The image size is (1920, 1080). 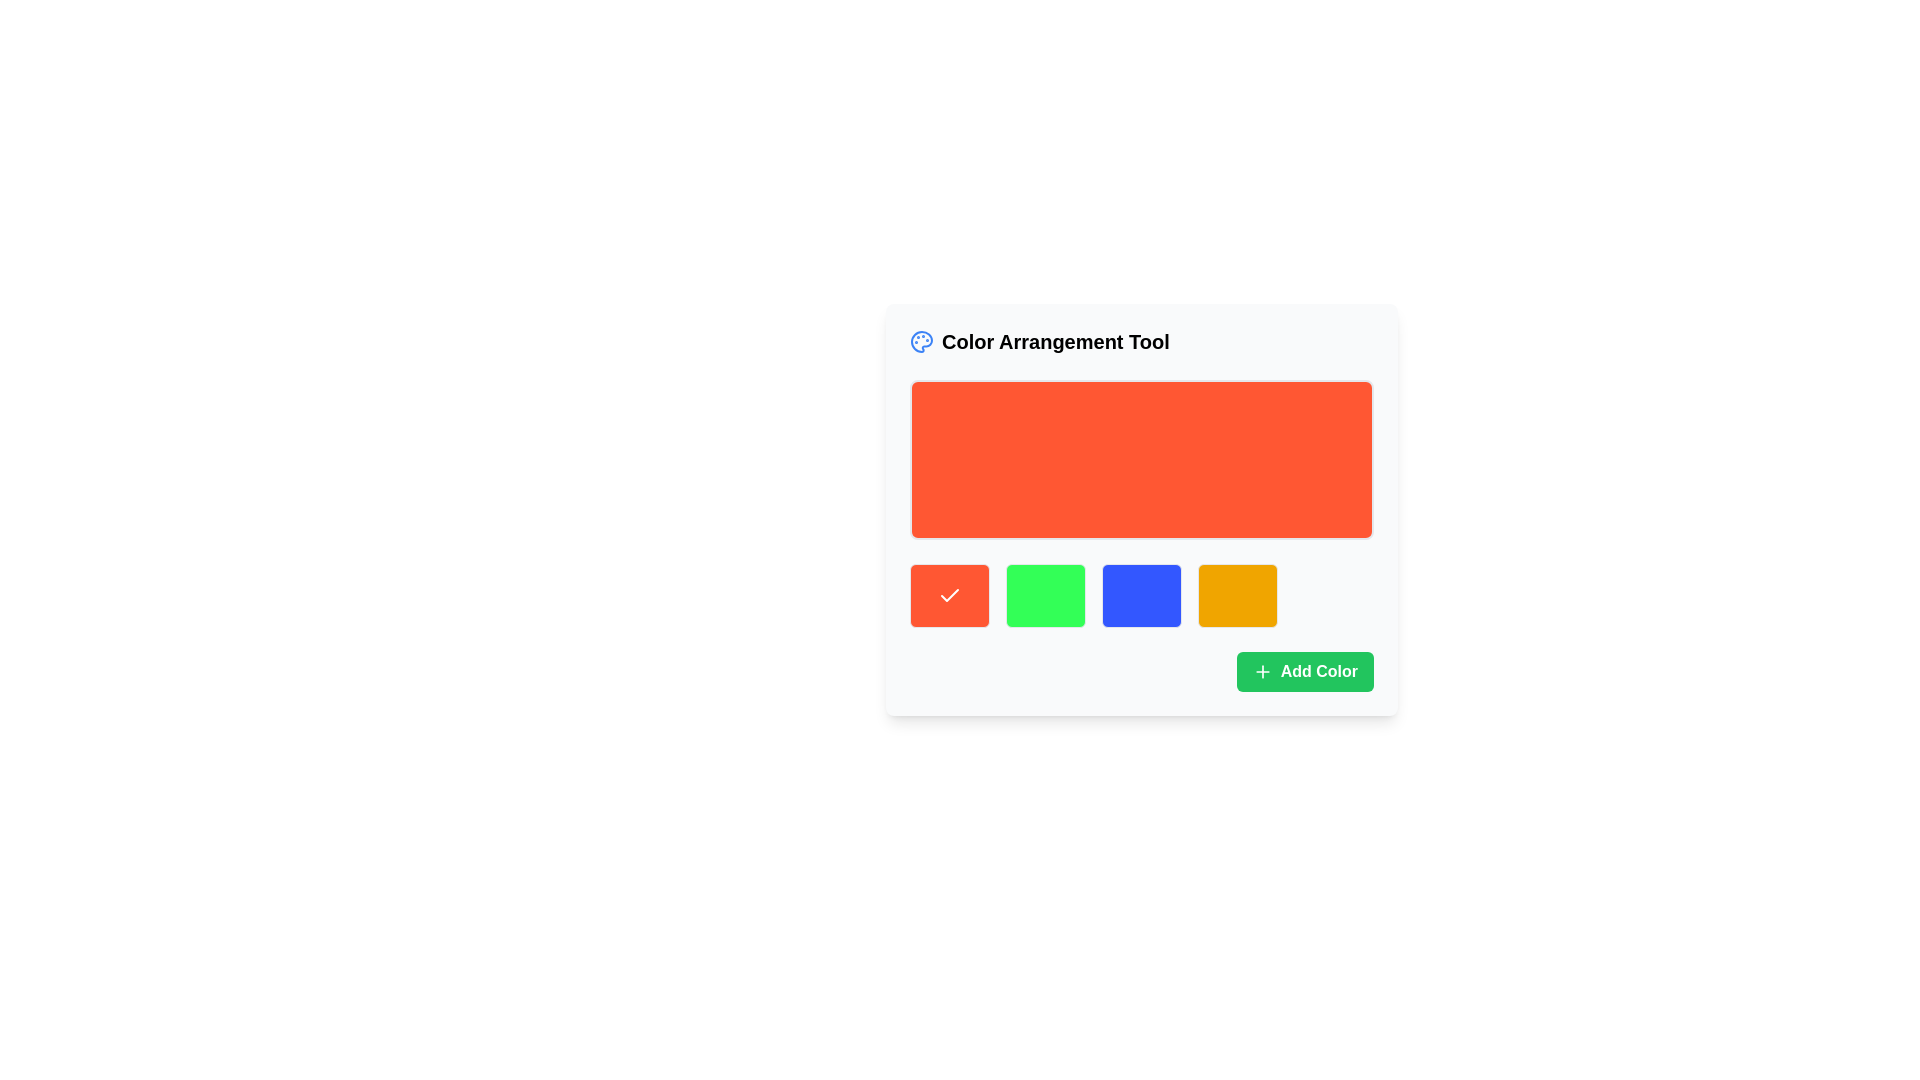 What do you see at coordinates (1261, 671) in the screenshot?
I see `the plus sign icon located in the green 'Add Color' button in the bottom-right corner of the interface` at bounding box center [1261, 671].